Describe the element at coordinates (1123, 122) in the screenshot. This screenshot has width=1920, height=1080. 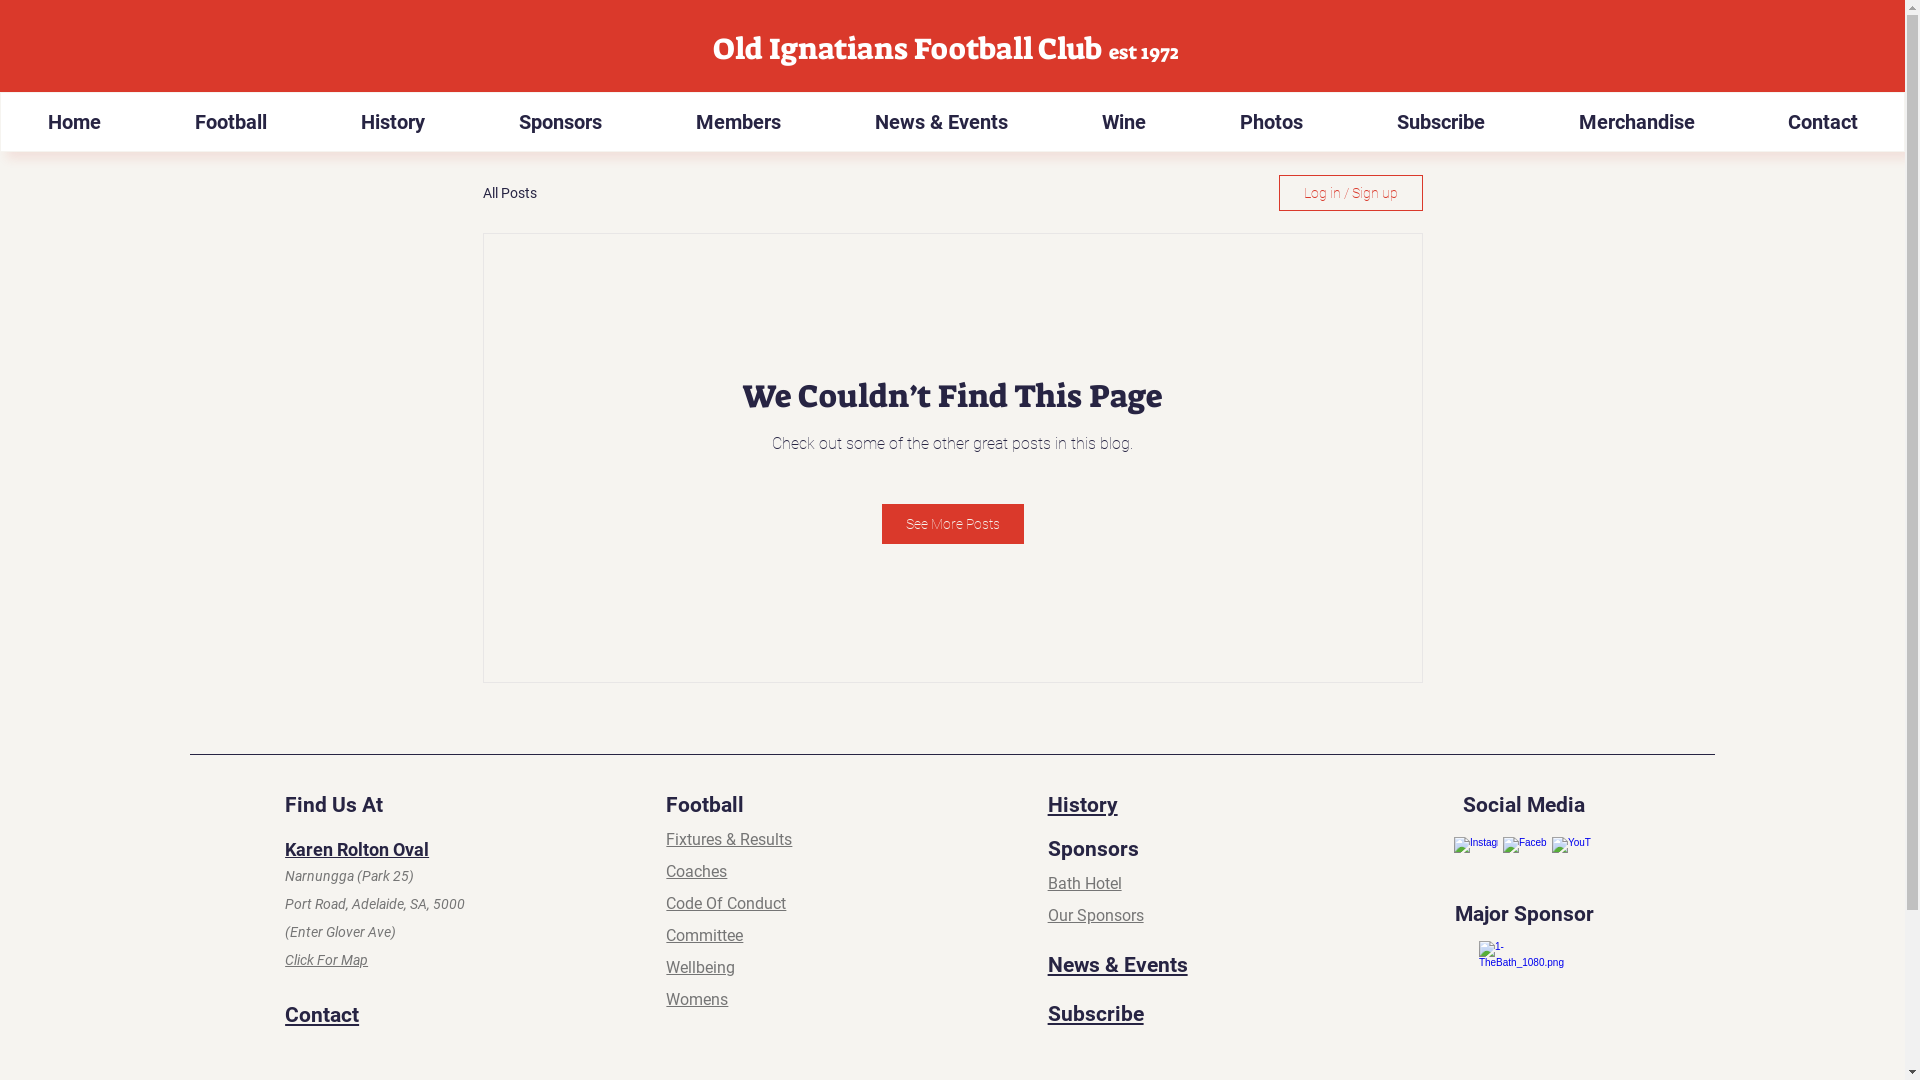
I see `'Wine'` at that location.